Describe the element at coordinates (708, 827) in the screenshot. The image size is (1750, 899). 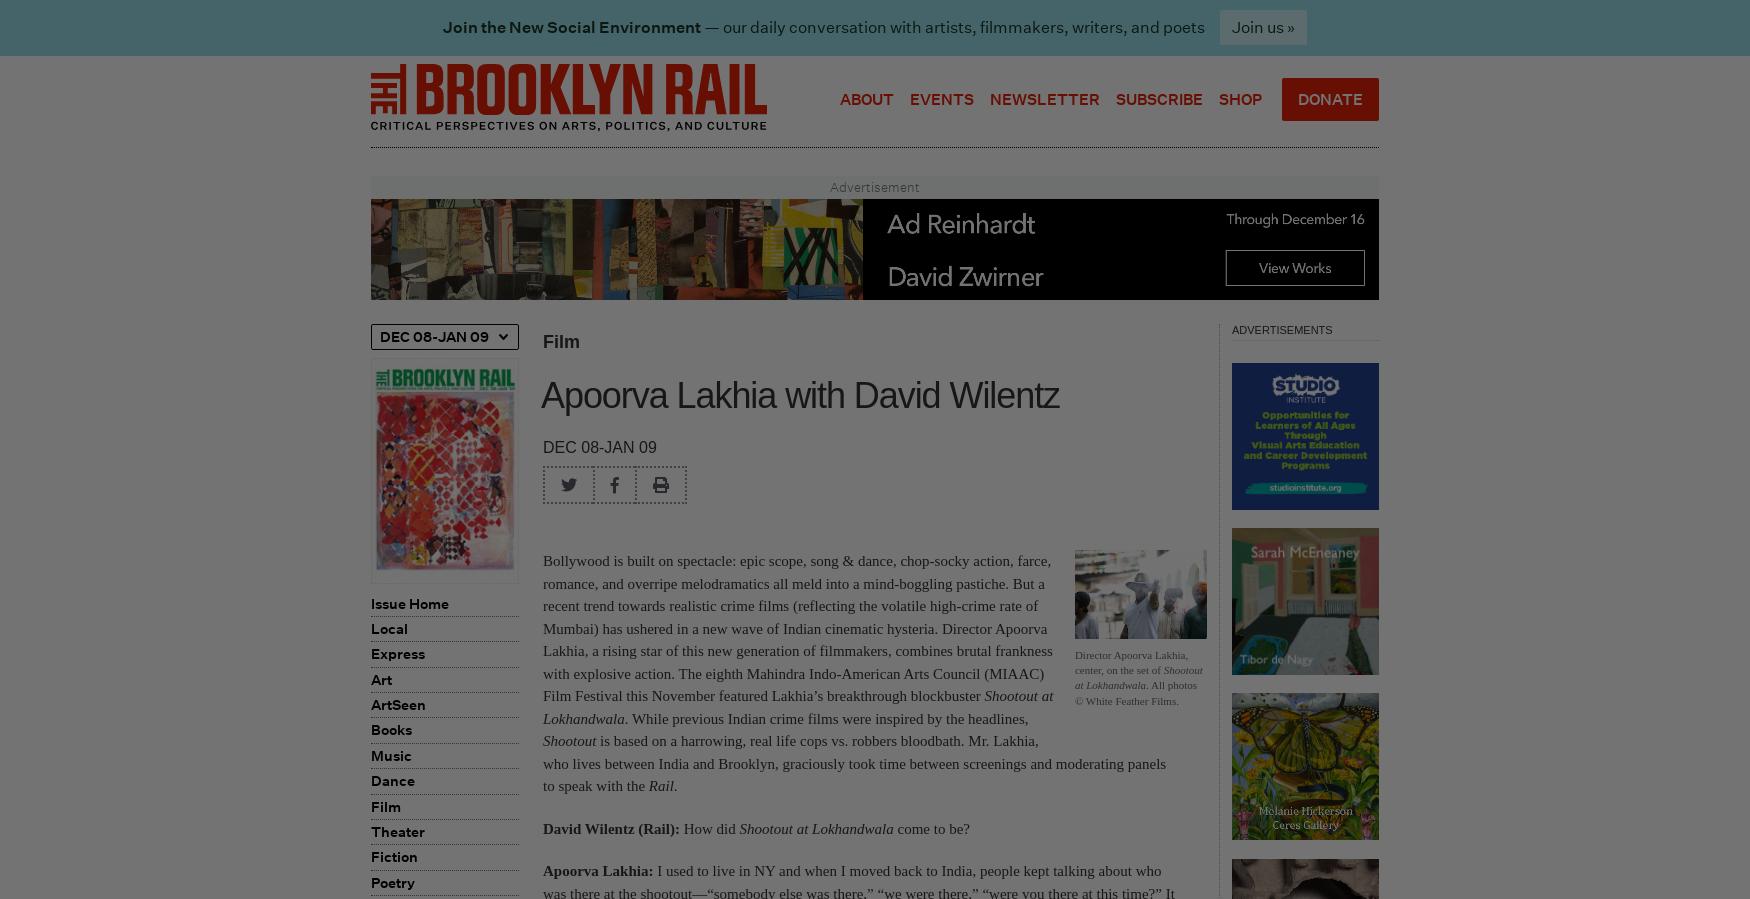
I see `'How did'` at that location.